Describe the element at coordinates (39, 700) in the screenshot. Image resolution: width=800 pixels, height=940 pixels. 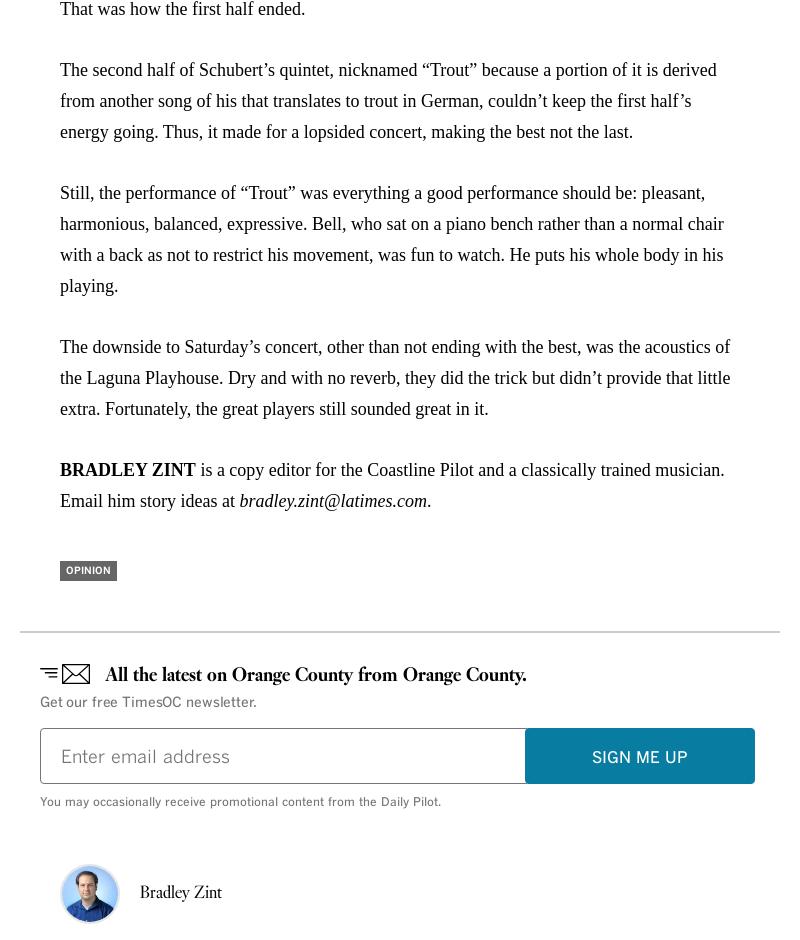
I see `'Get our free TimesOC newsletter.'` at that location.